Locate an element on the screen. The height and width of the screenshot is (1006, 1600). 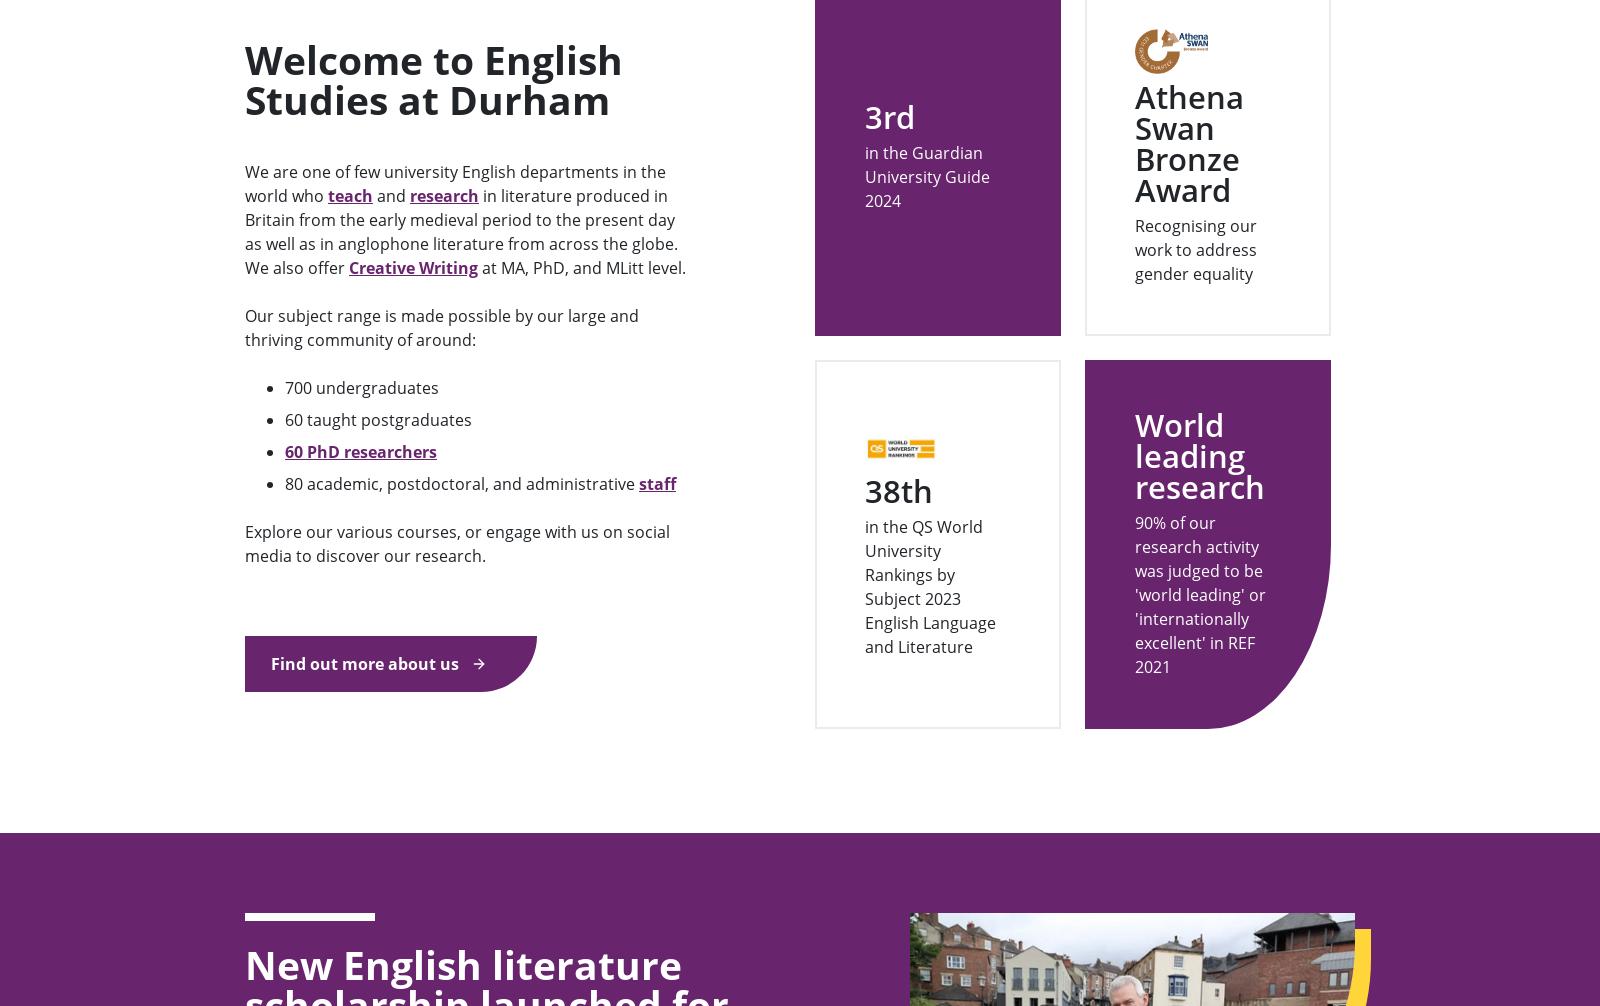
'IT Help and Support' is located at coordinates (1227, 985).